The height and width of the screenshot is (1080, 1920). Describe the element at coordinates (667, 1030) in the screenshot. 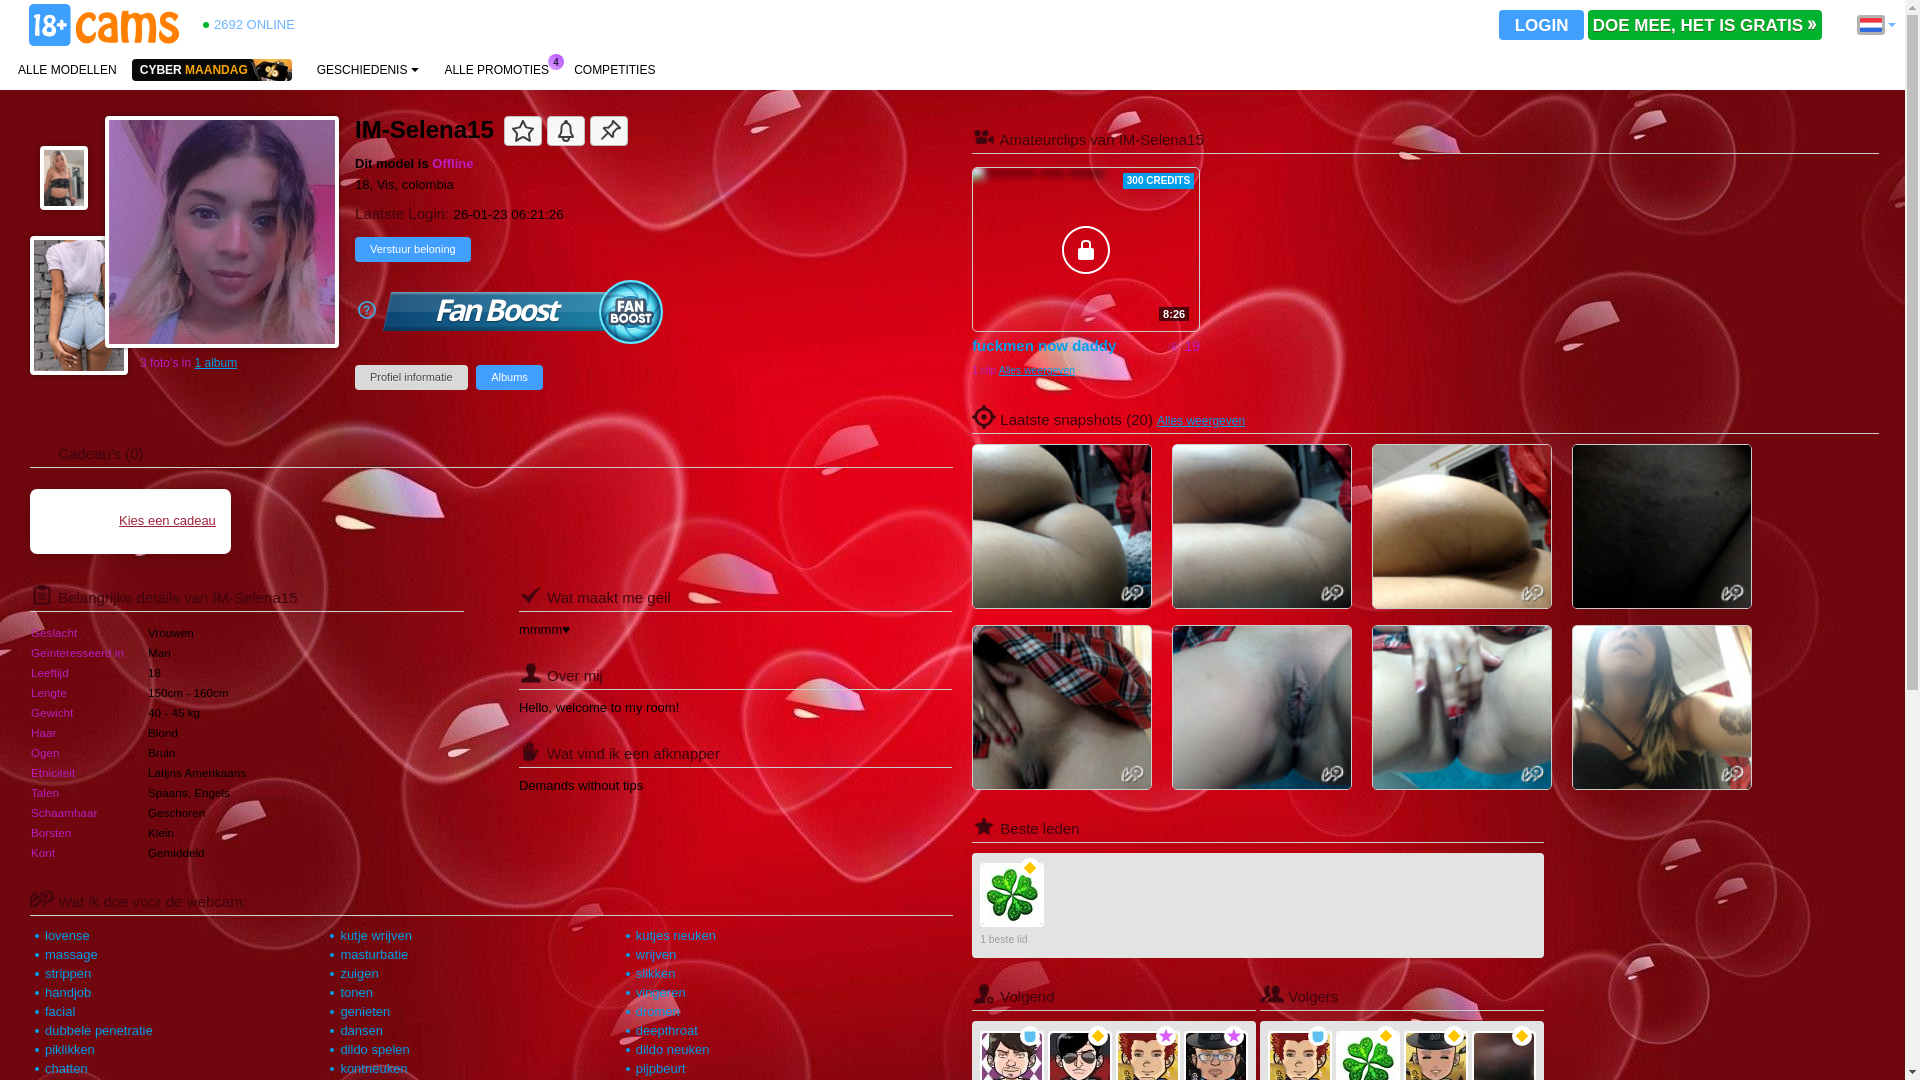

I see `'deepthroat'` at that location.